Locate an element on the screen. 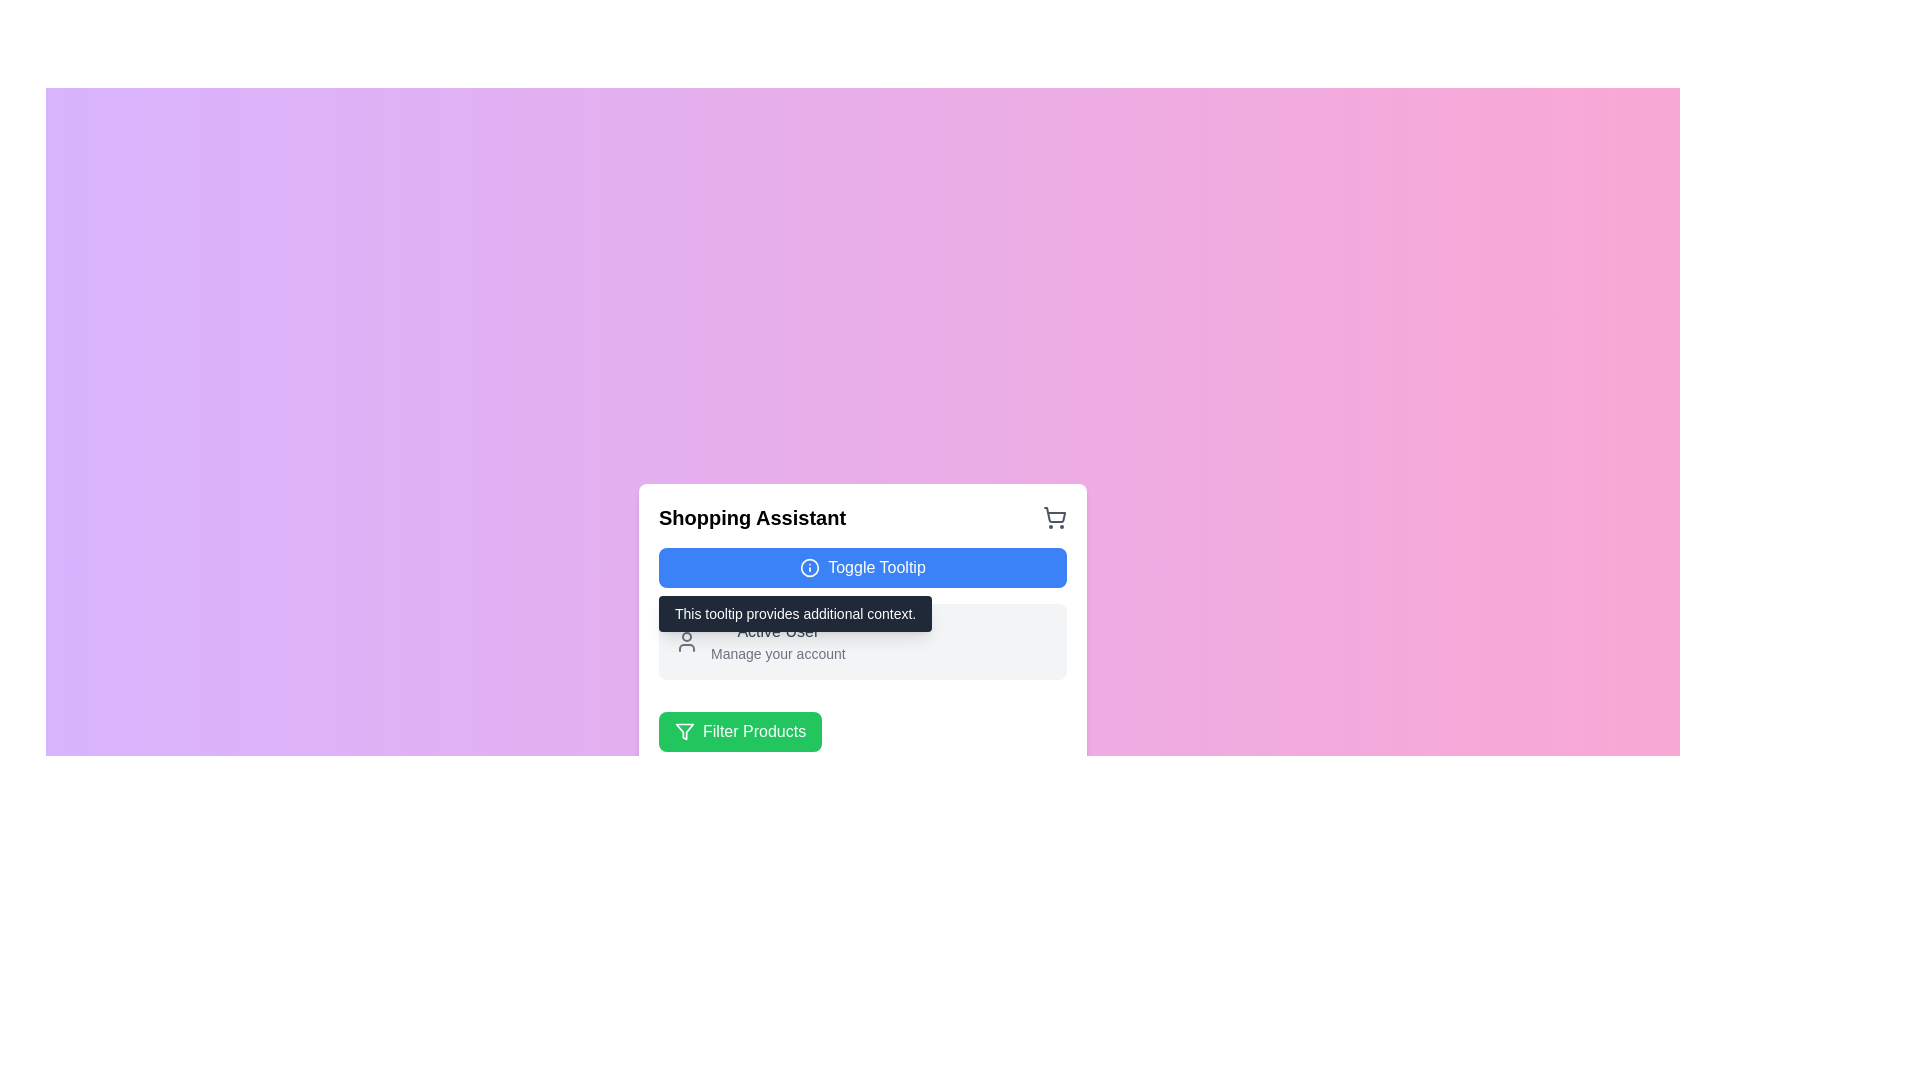 The height and width of the screenshot is (1080, 1920). the button labeled 'Toggle Tooltip' with a blue background and white text is located at coordinates (863, 567).